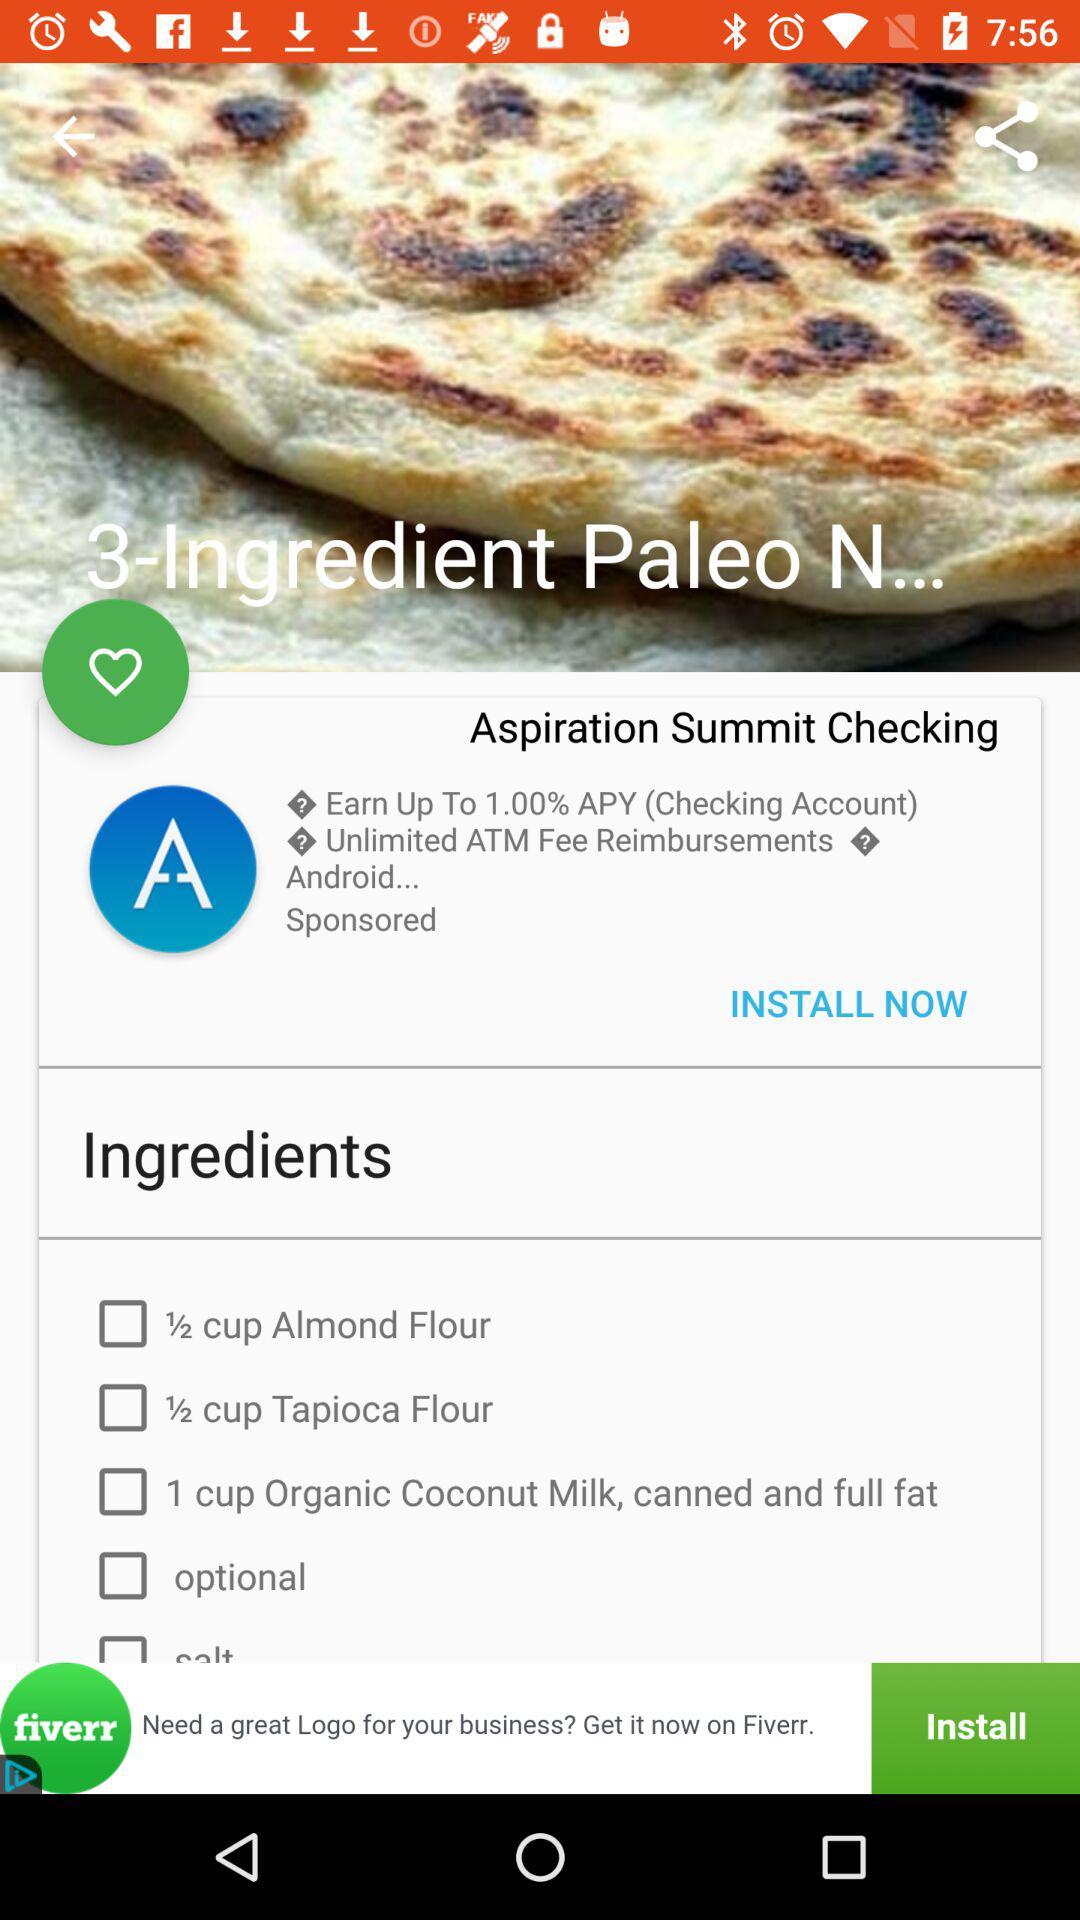  I want to click on advertisement install fiverr app, so click(540, 1727).